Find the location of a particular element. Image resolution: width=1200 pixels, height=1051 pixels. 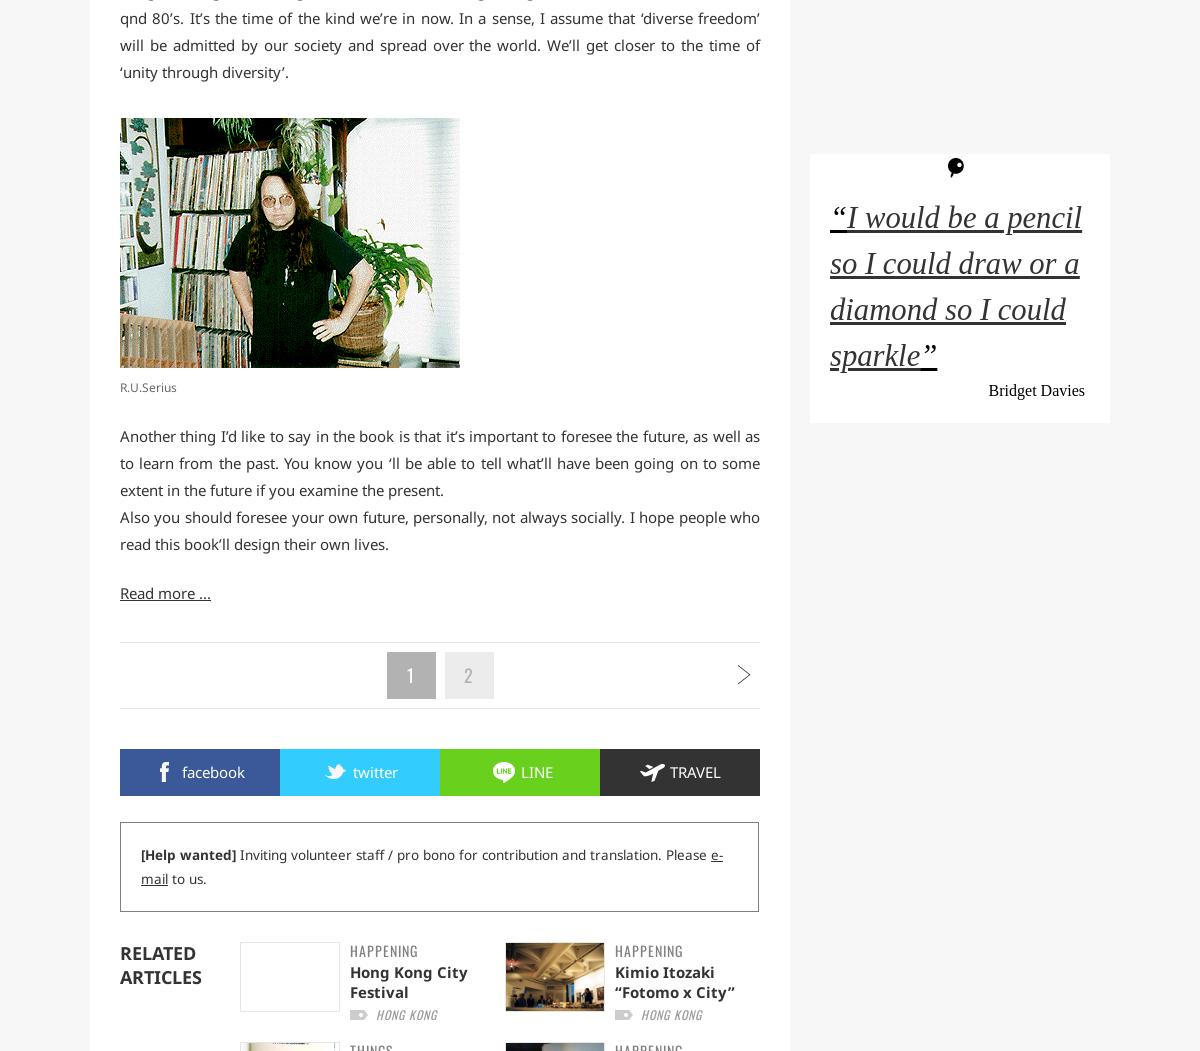

'Articles' is located at coordinates (160, 975).